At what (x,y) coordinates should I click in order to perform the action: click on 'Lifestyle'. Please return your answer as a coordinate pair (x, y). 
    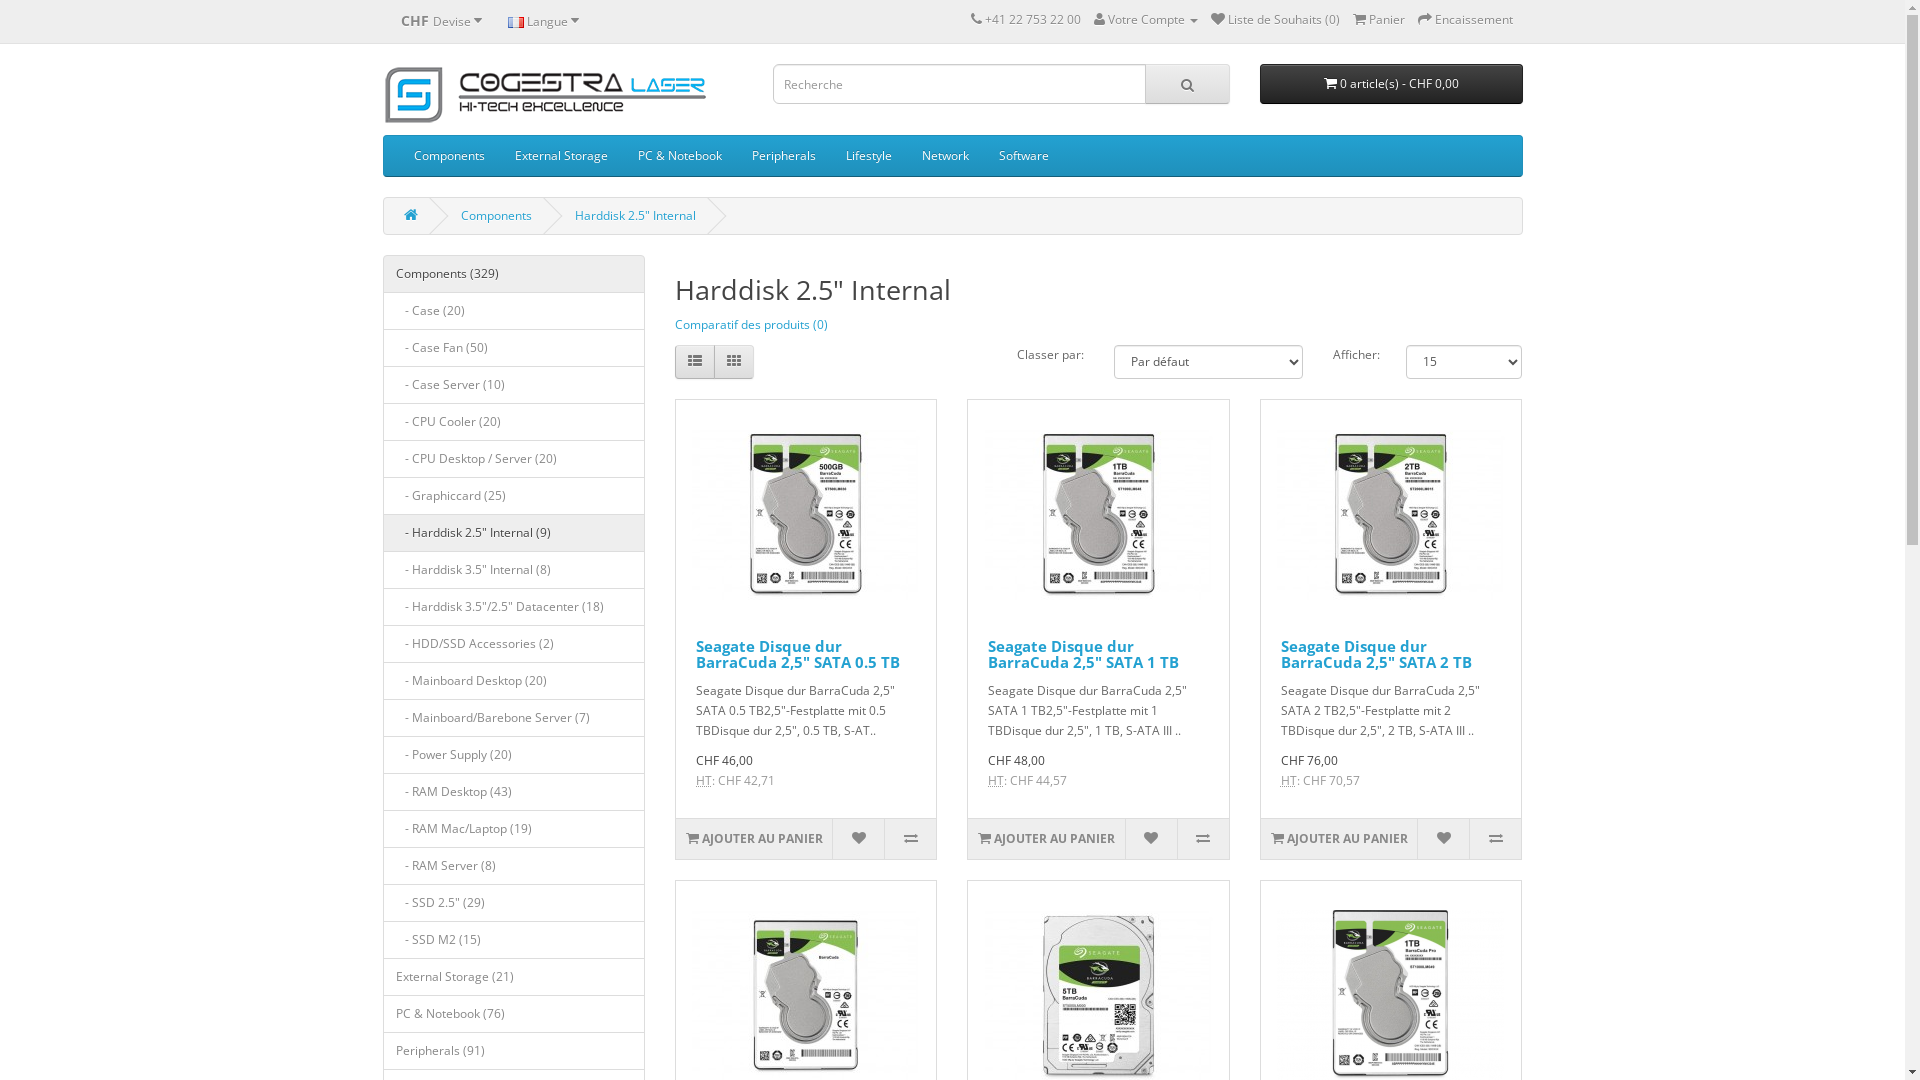
    Looking at the image, I should click on (868, 154).